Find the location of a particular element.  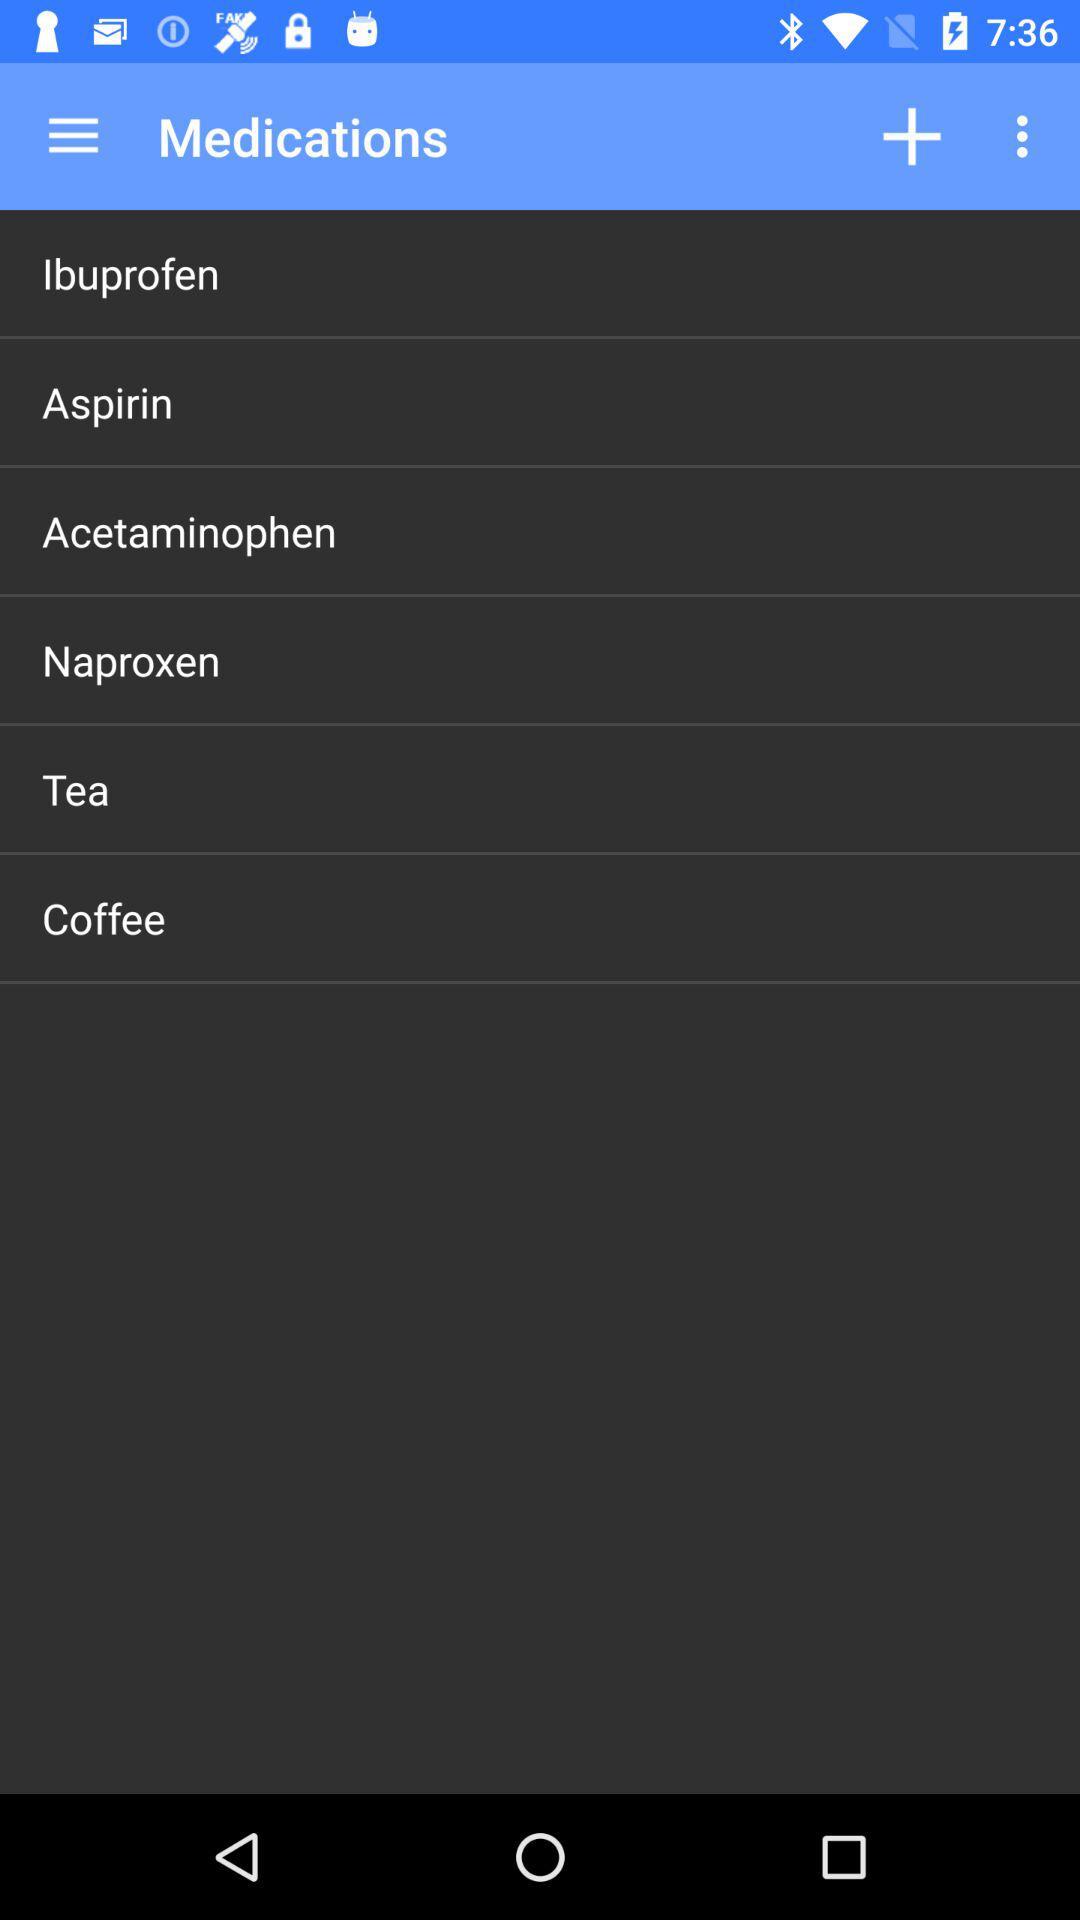

the tea is located at coordinates (74, 787).